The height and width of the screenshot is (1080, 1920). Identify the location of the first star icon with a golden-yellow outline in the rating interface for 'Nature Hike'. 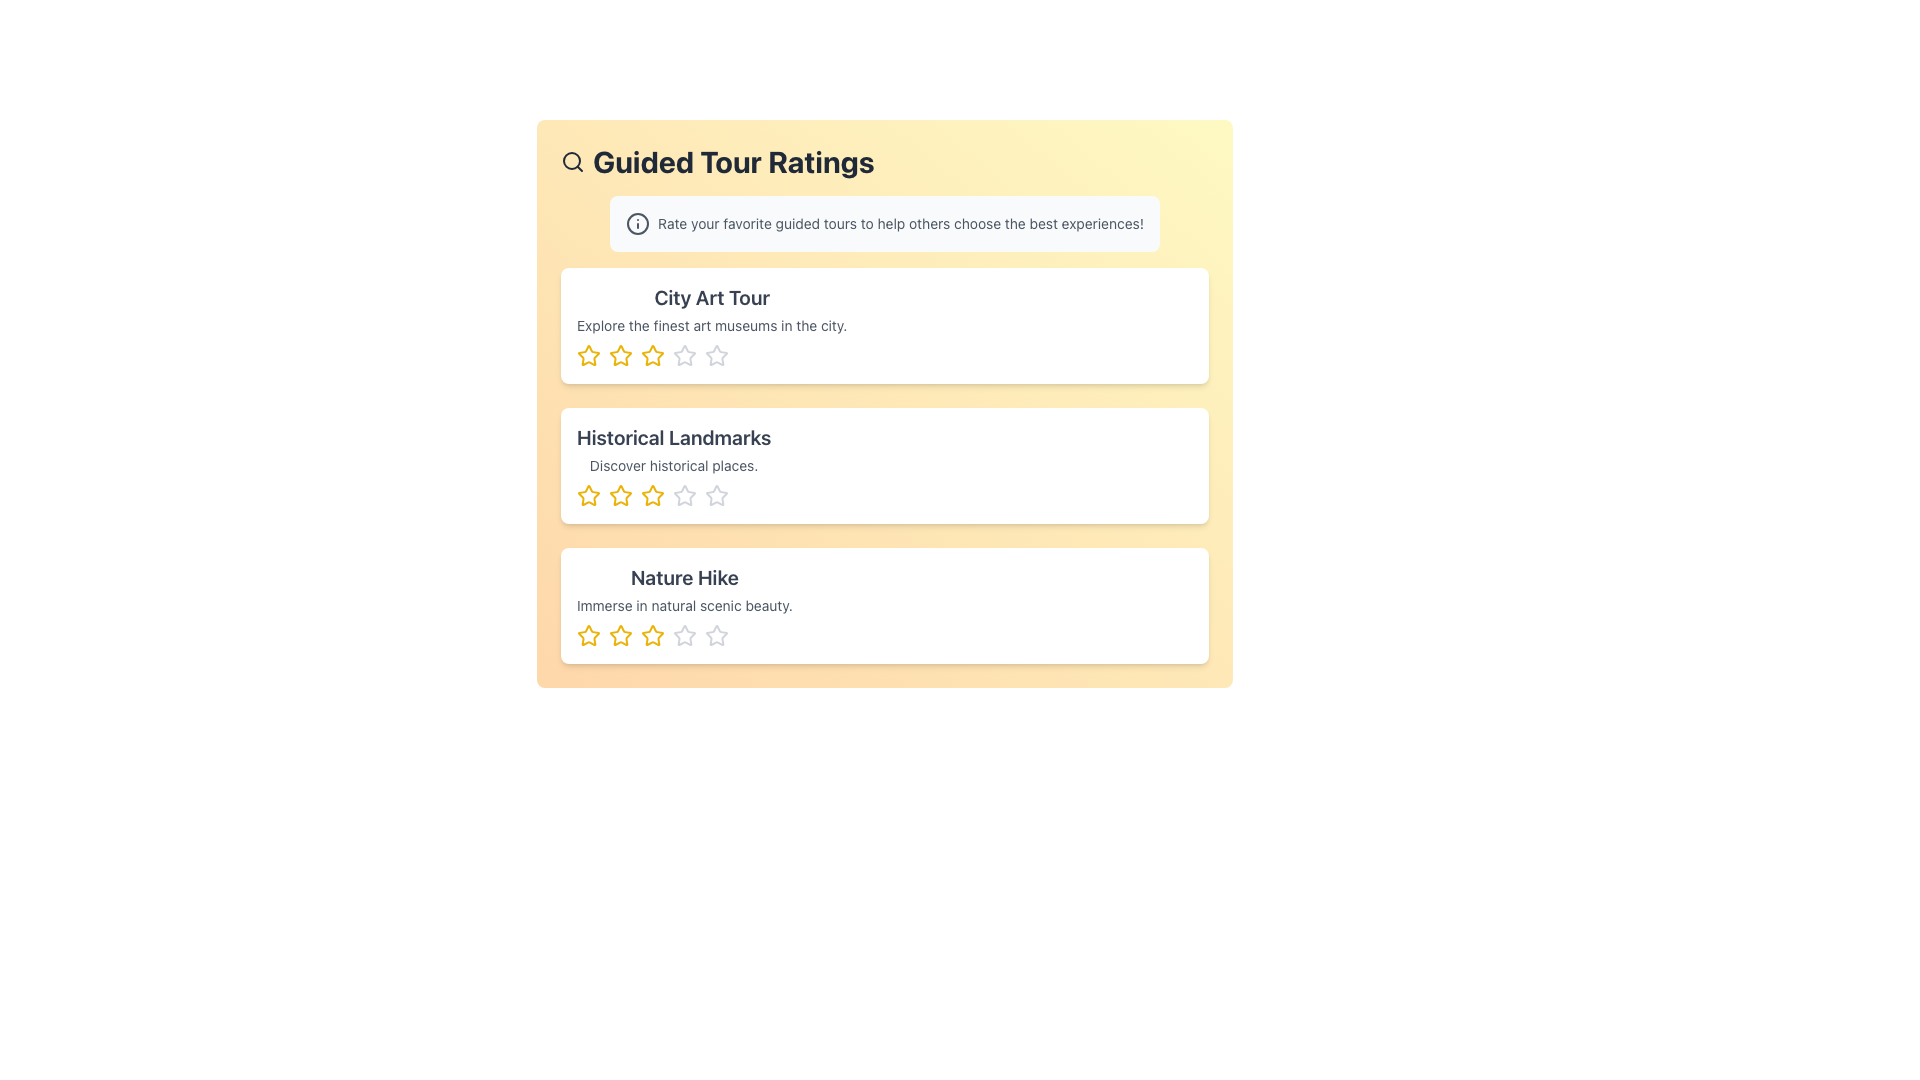
(587, 635).